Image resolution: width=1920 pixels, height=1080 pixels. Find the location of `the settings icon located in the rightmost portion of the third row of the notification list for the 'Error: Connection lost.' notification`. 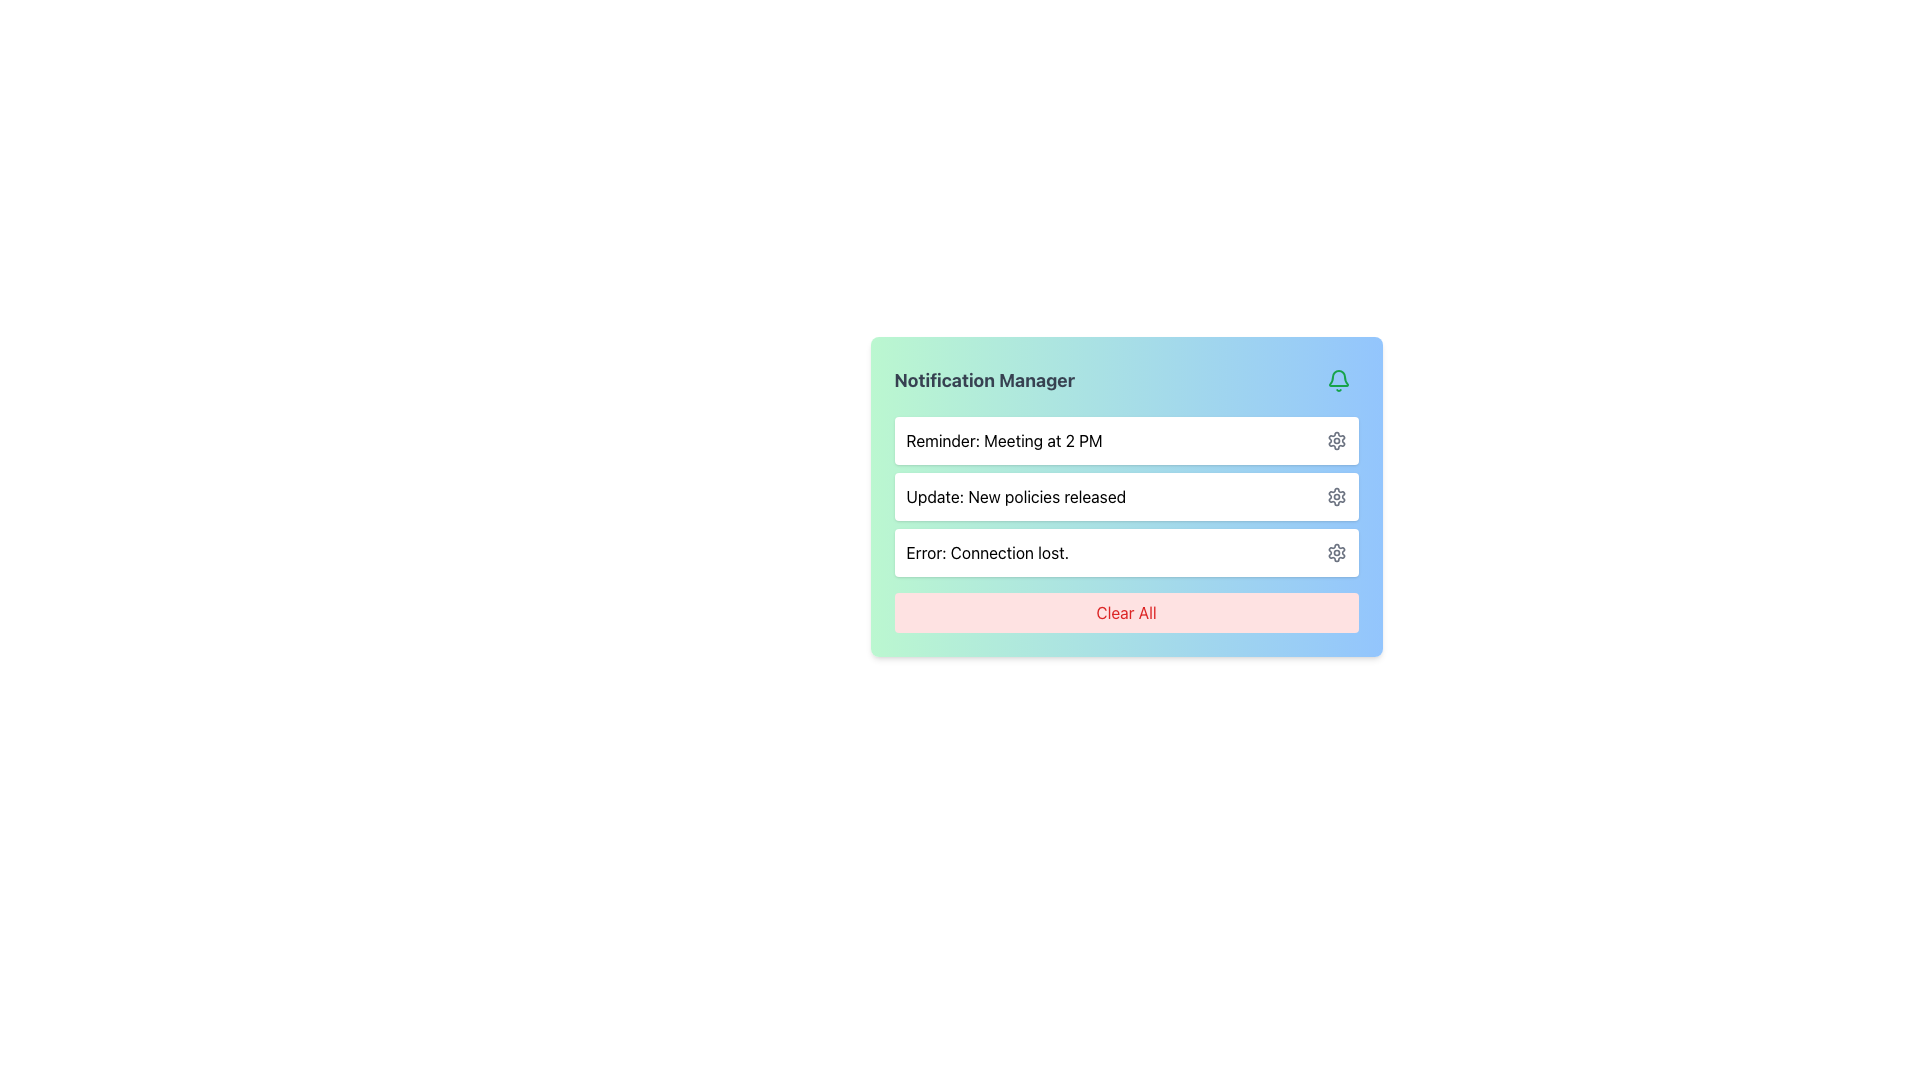

the settings icon located in the rightmost portion of the third row of the notification list for the 'Error: Connection lost.' notification is located at coordinates (1336, 552).